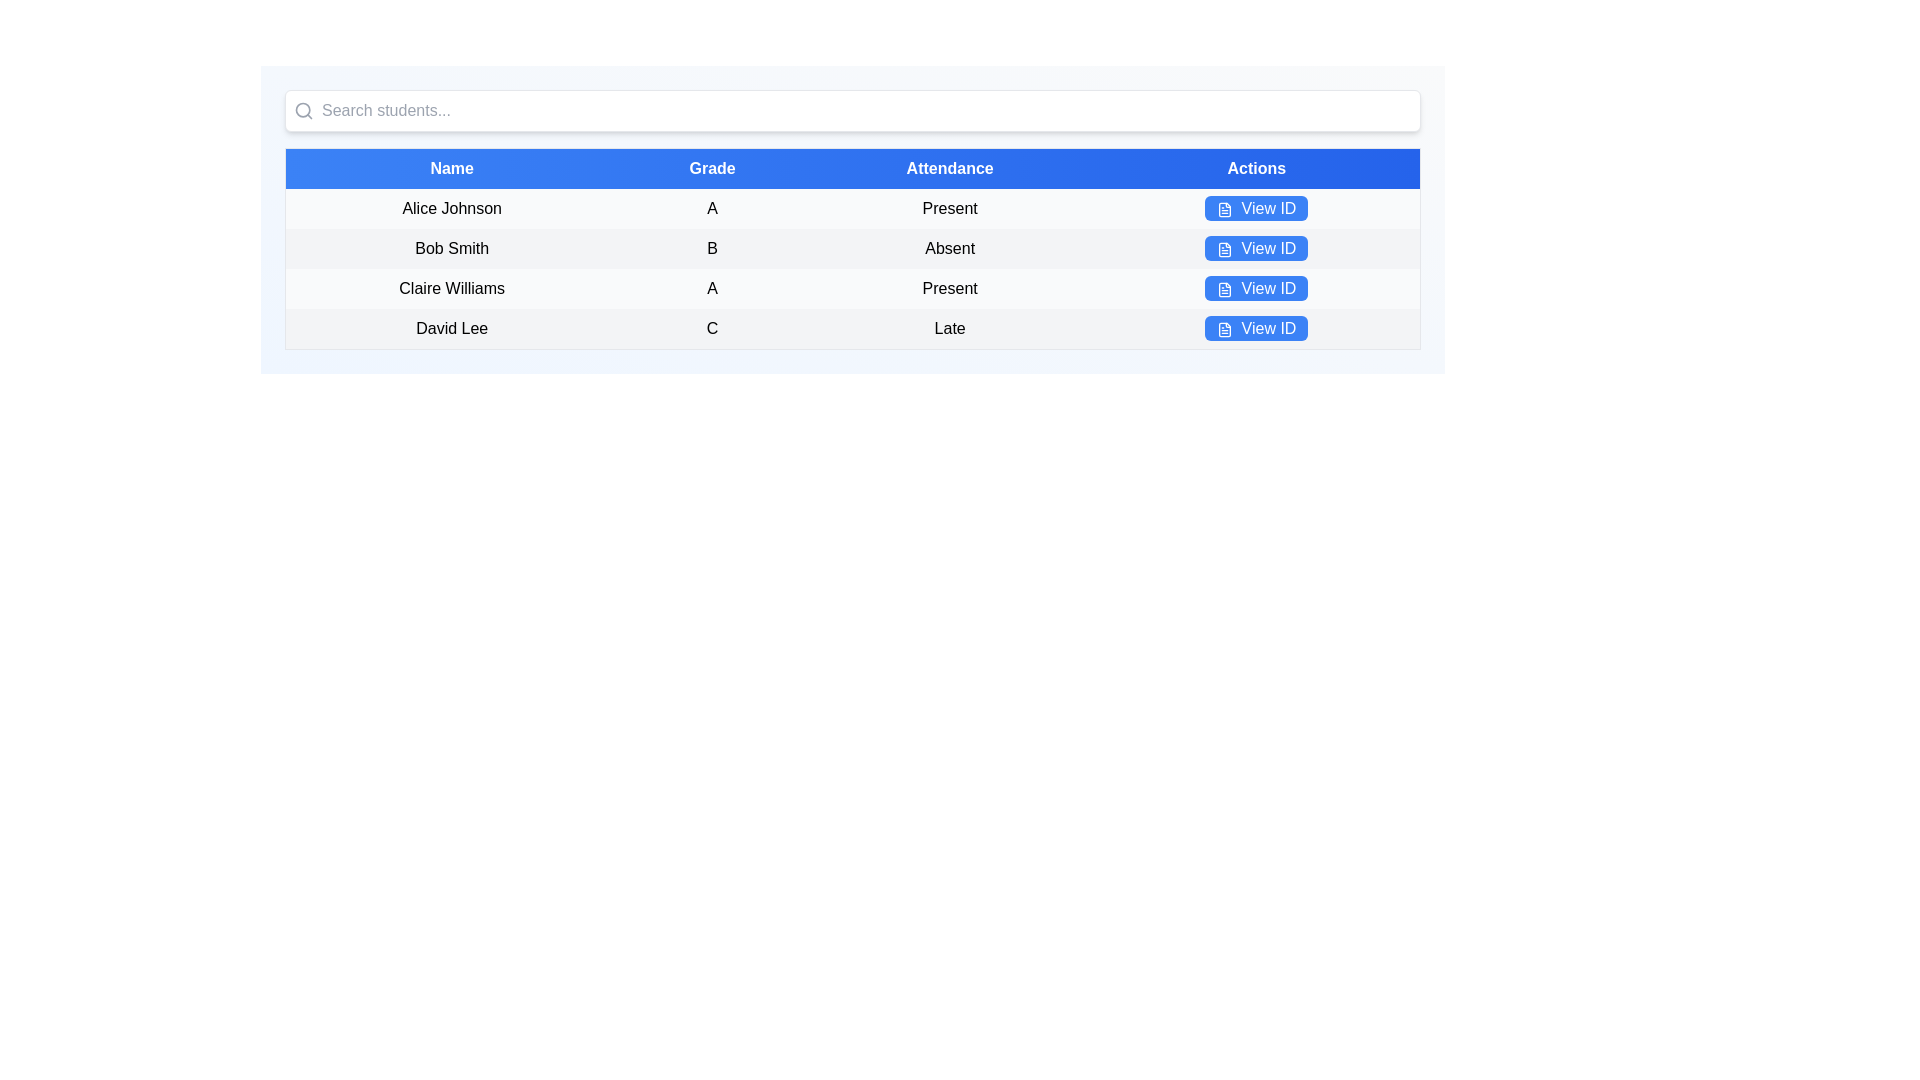  Describe the element at coordinates (1255, 327) in the screenshot. I see `the button in the 'Actions' column of the table for the student 'David Lee'` at that location.